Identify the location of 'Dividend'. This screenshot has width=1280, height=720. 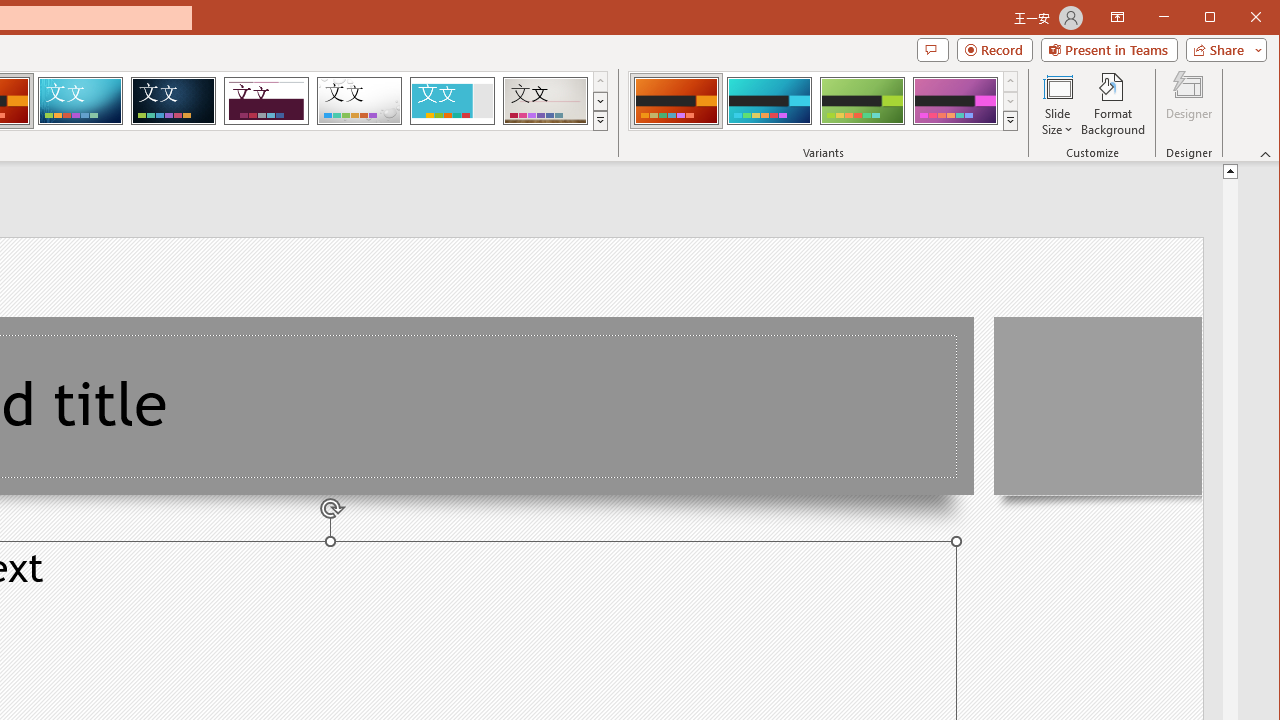
(265, 100).